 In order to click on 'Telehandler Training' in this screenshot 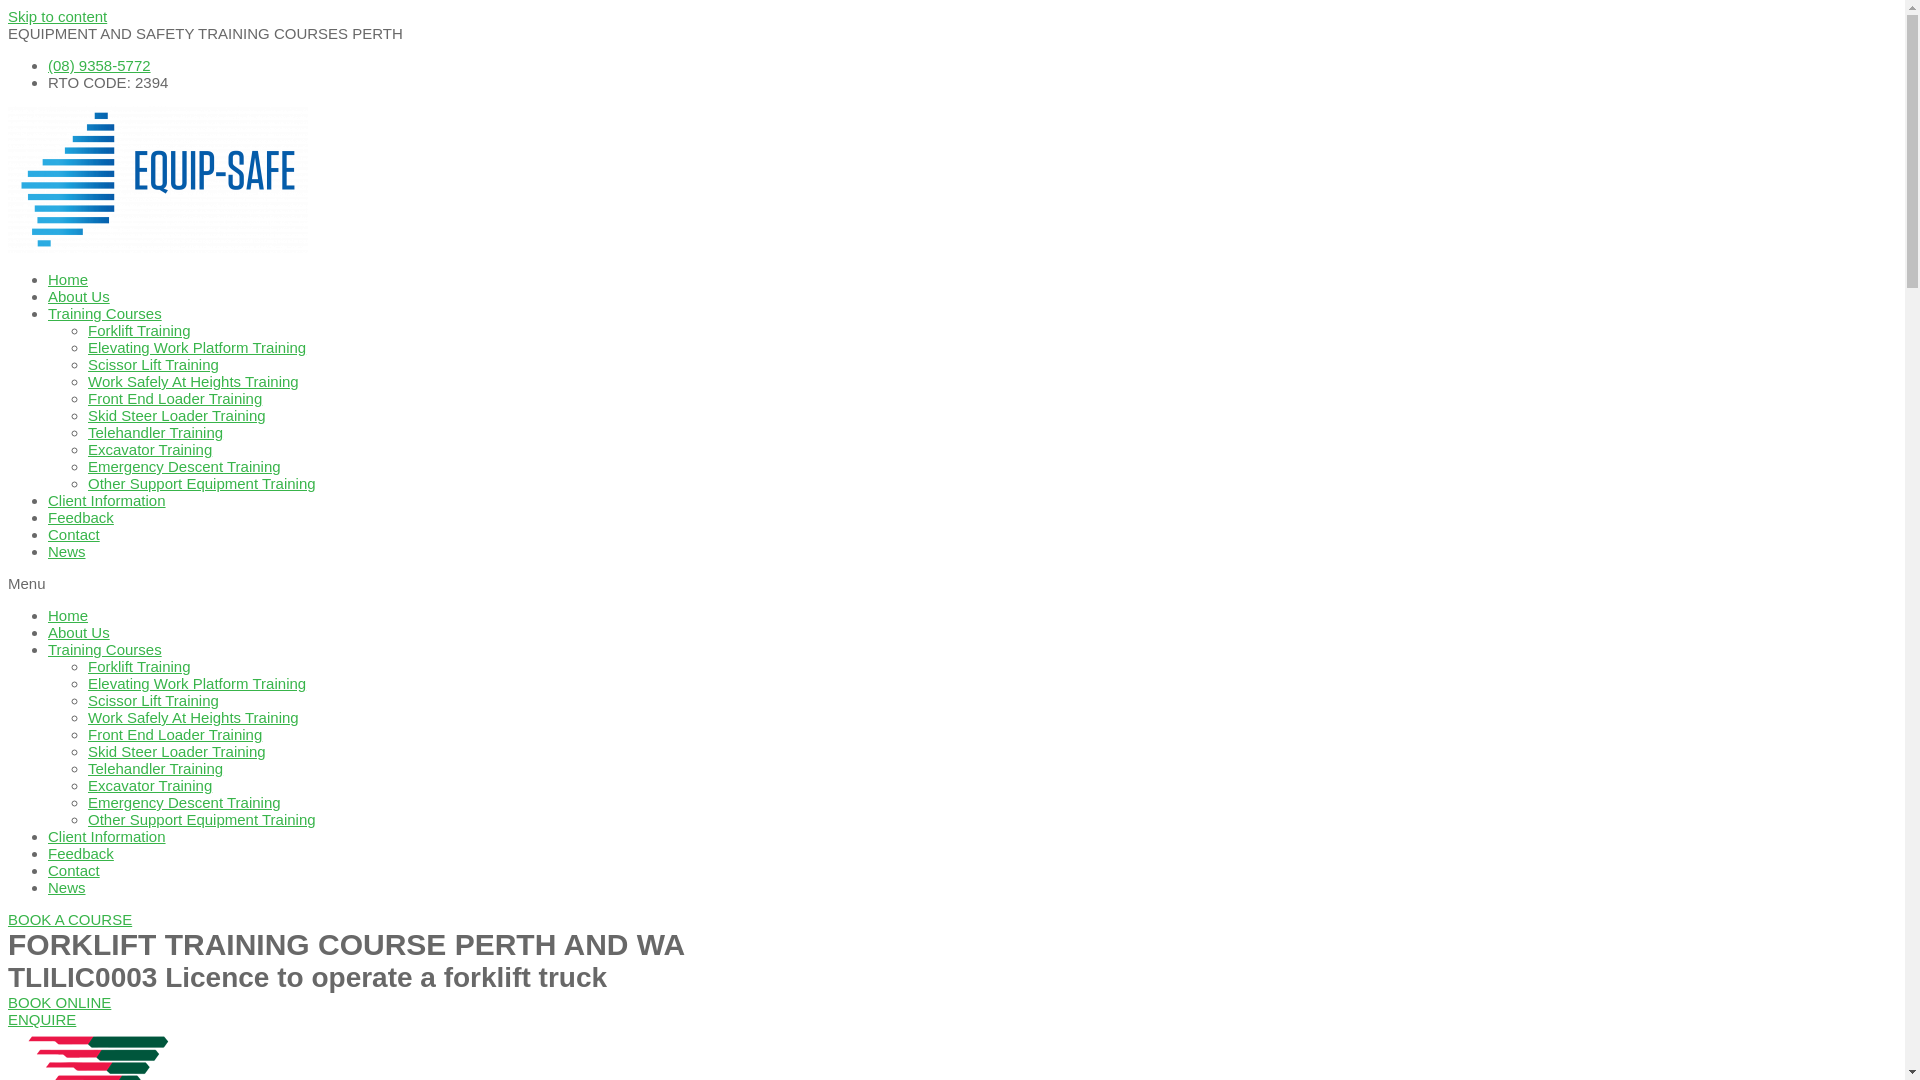, I will do `click(154, 431)`.